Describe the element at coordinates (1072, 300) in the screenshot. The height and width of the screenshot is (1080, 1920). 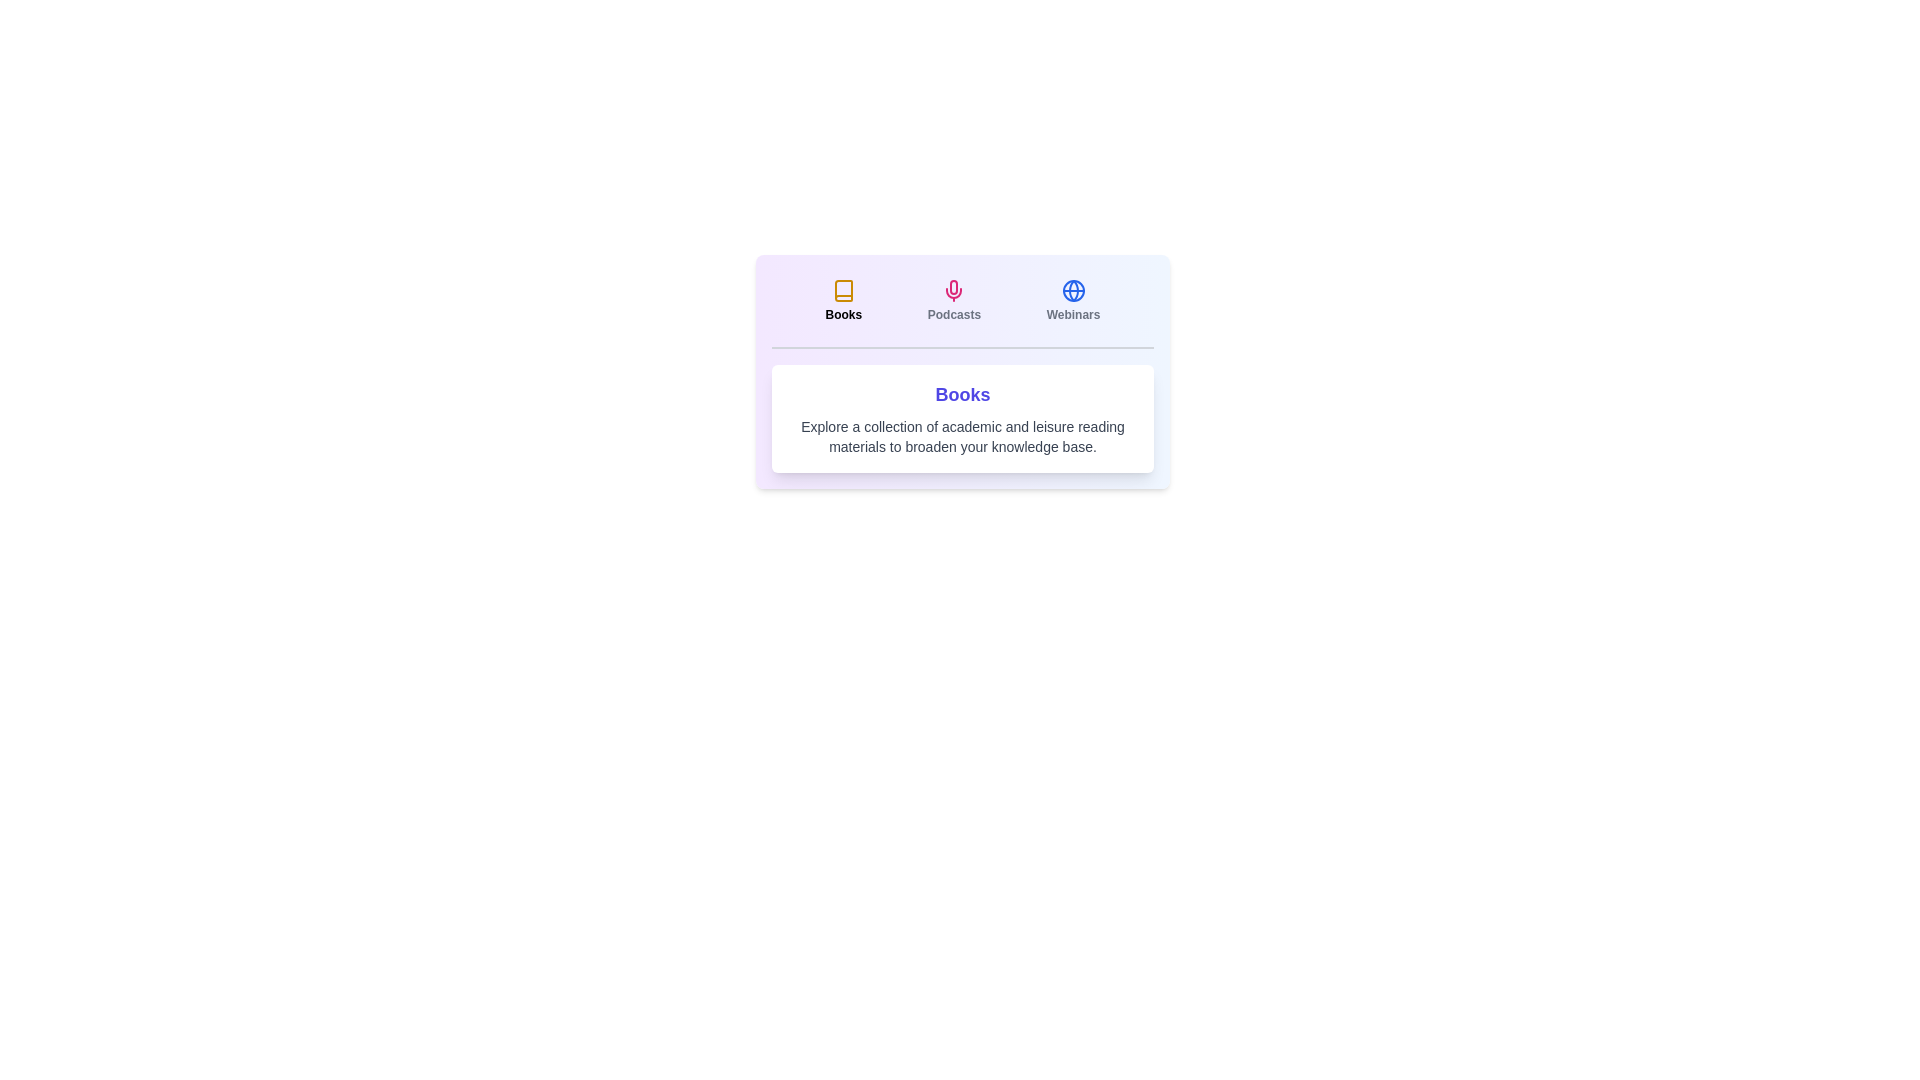
I see `the Webinars tab by clicking on it` at that location.